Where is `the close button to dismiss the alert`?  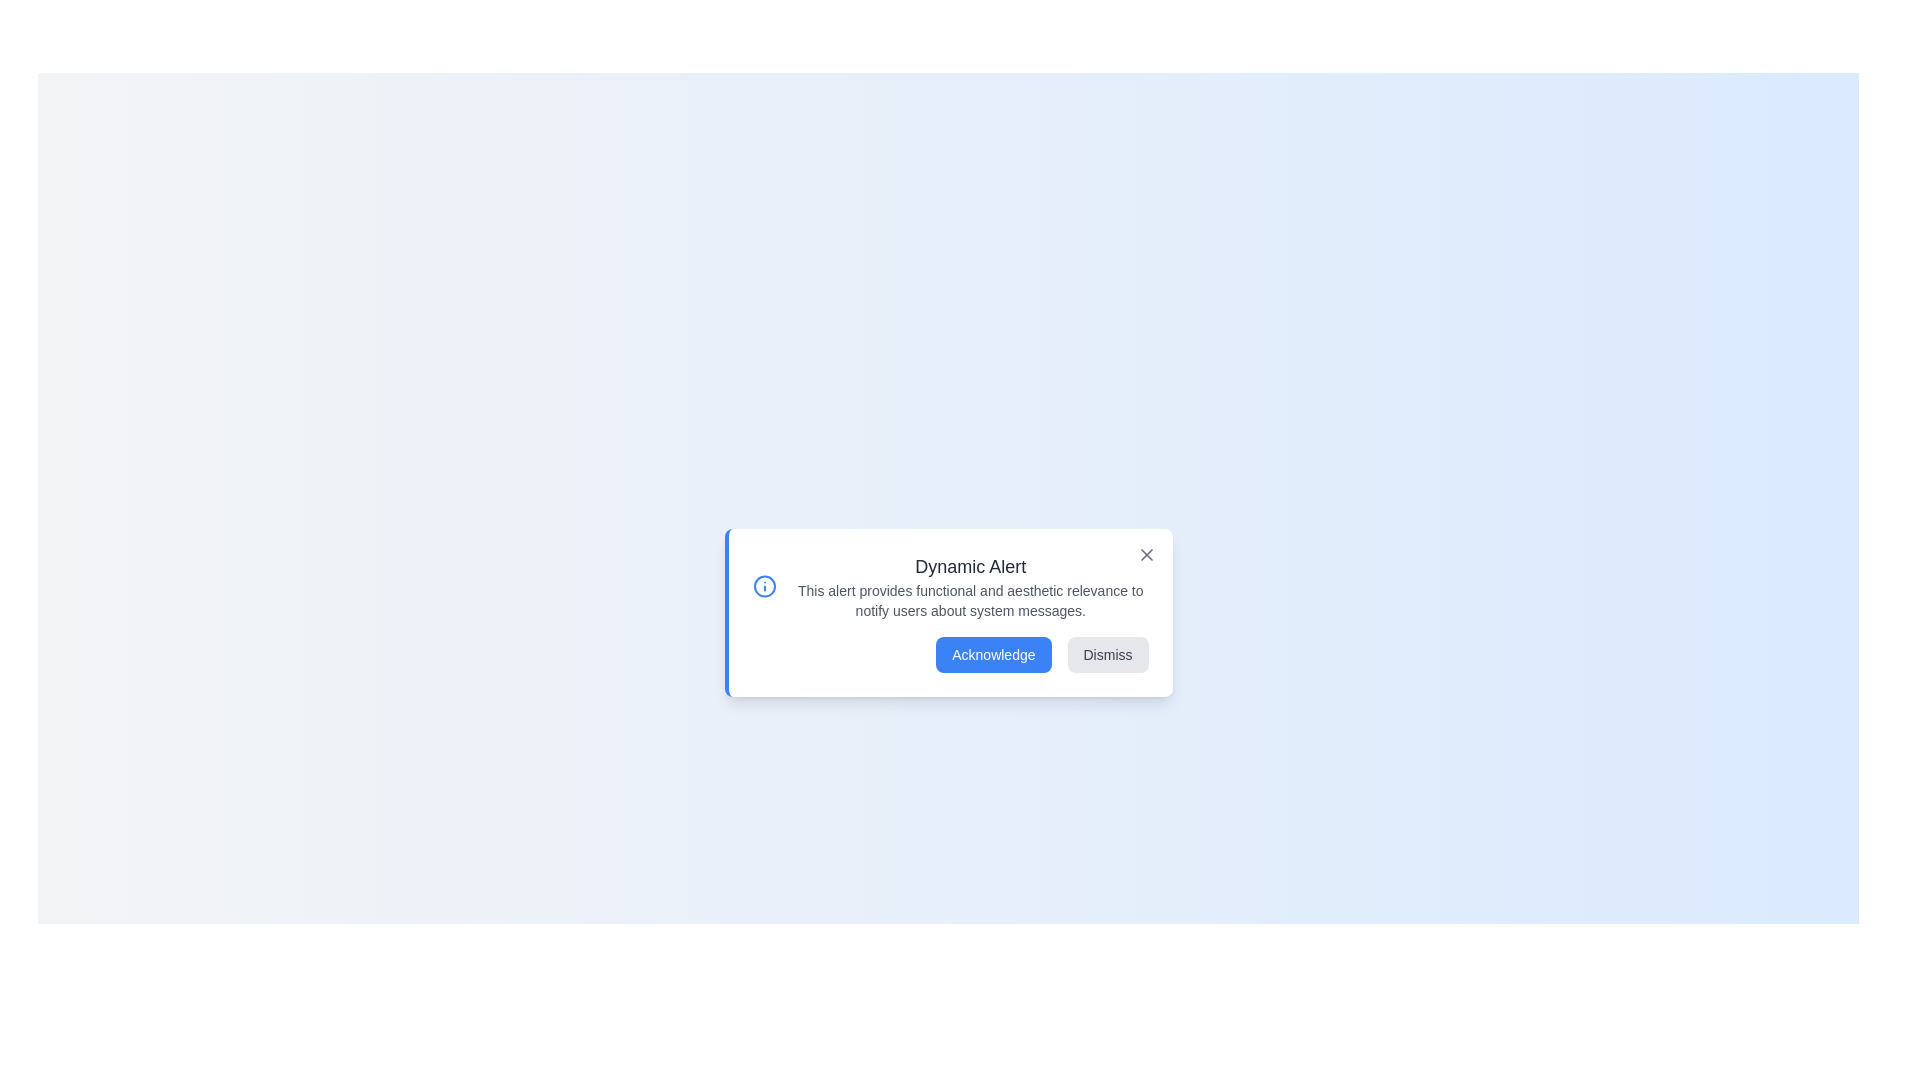
the close button to dismiss the alert is located at coordinates (1146, 555).